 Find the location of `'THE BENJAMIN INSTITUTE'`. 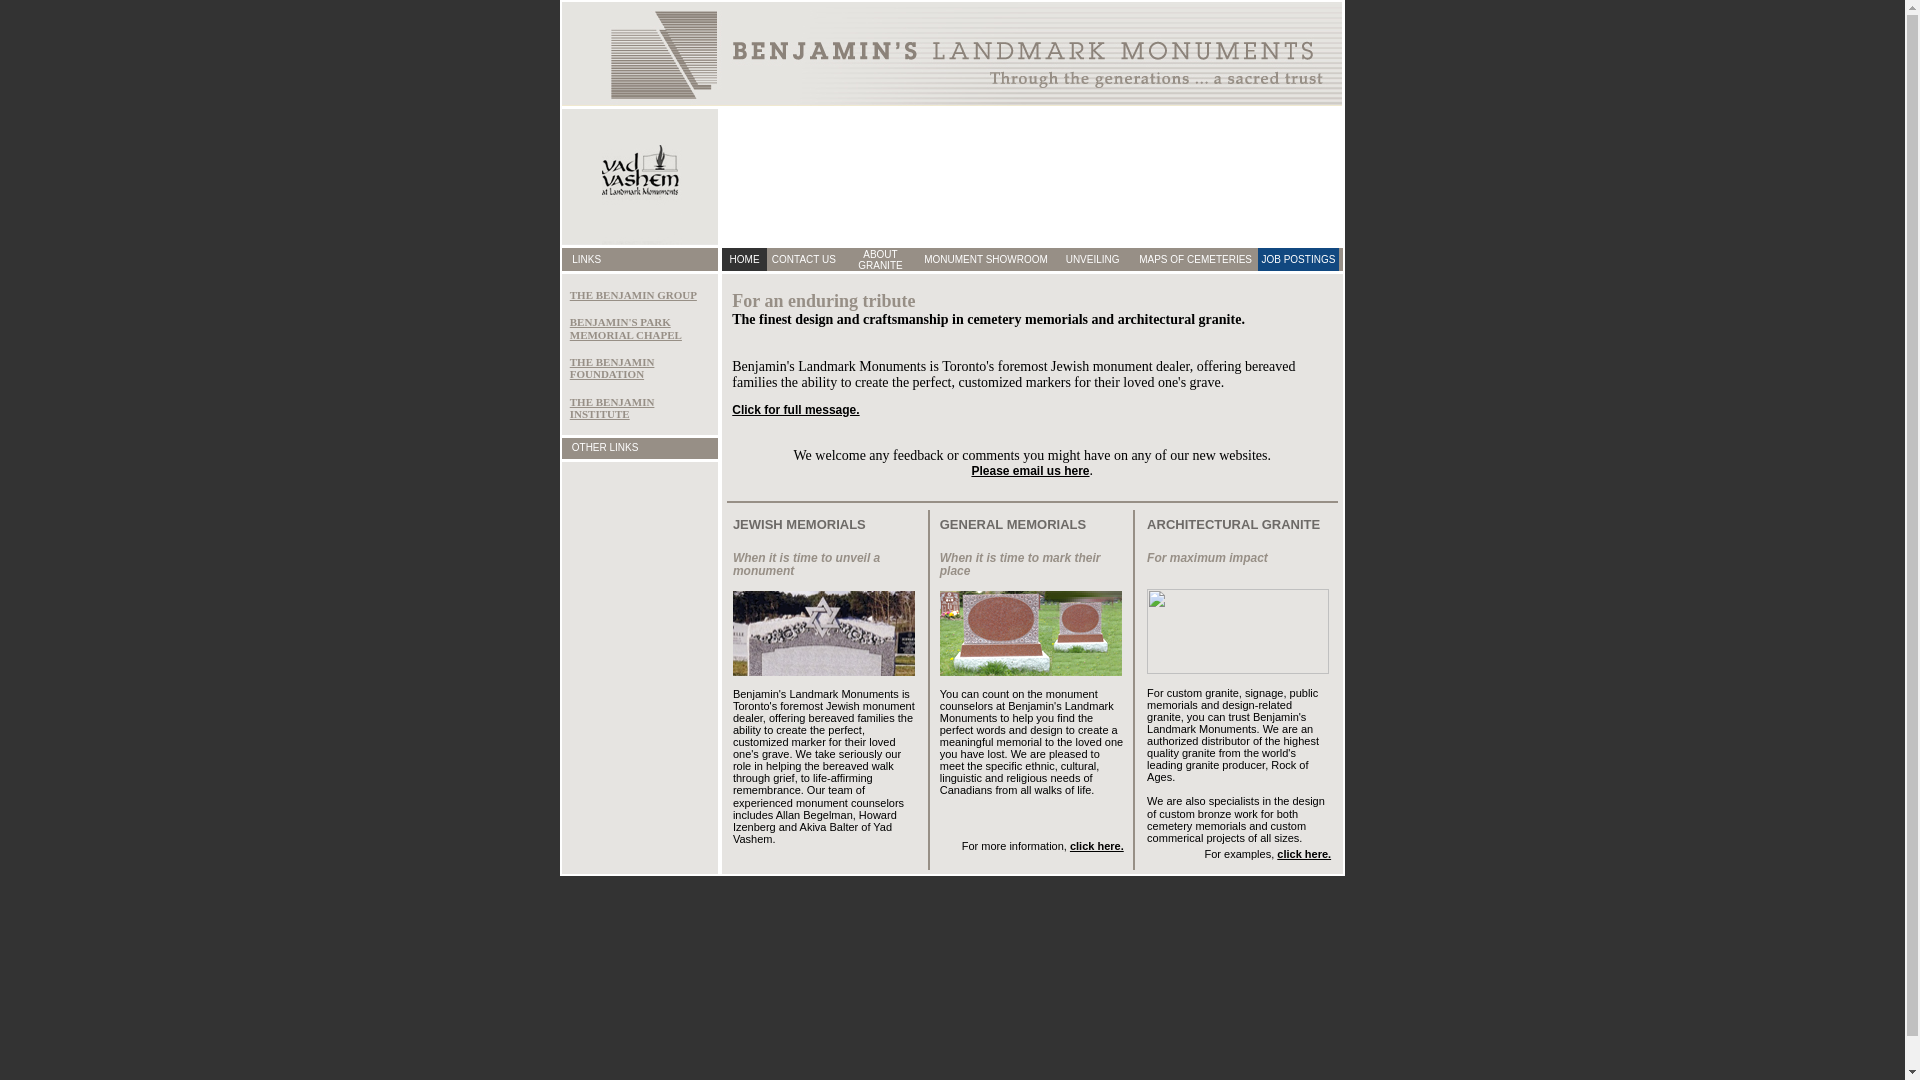

'THE BENJAMIN INSTITUTE' is located at coordinates (611, 407).